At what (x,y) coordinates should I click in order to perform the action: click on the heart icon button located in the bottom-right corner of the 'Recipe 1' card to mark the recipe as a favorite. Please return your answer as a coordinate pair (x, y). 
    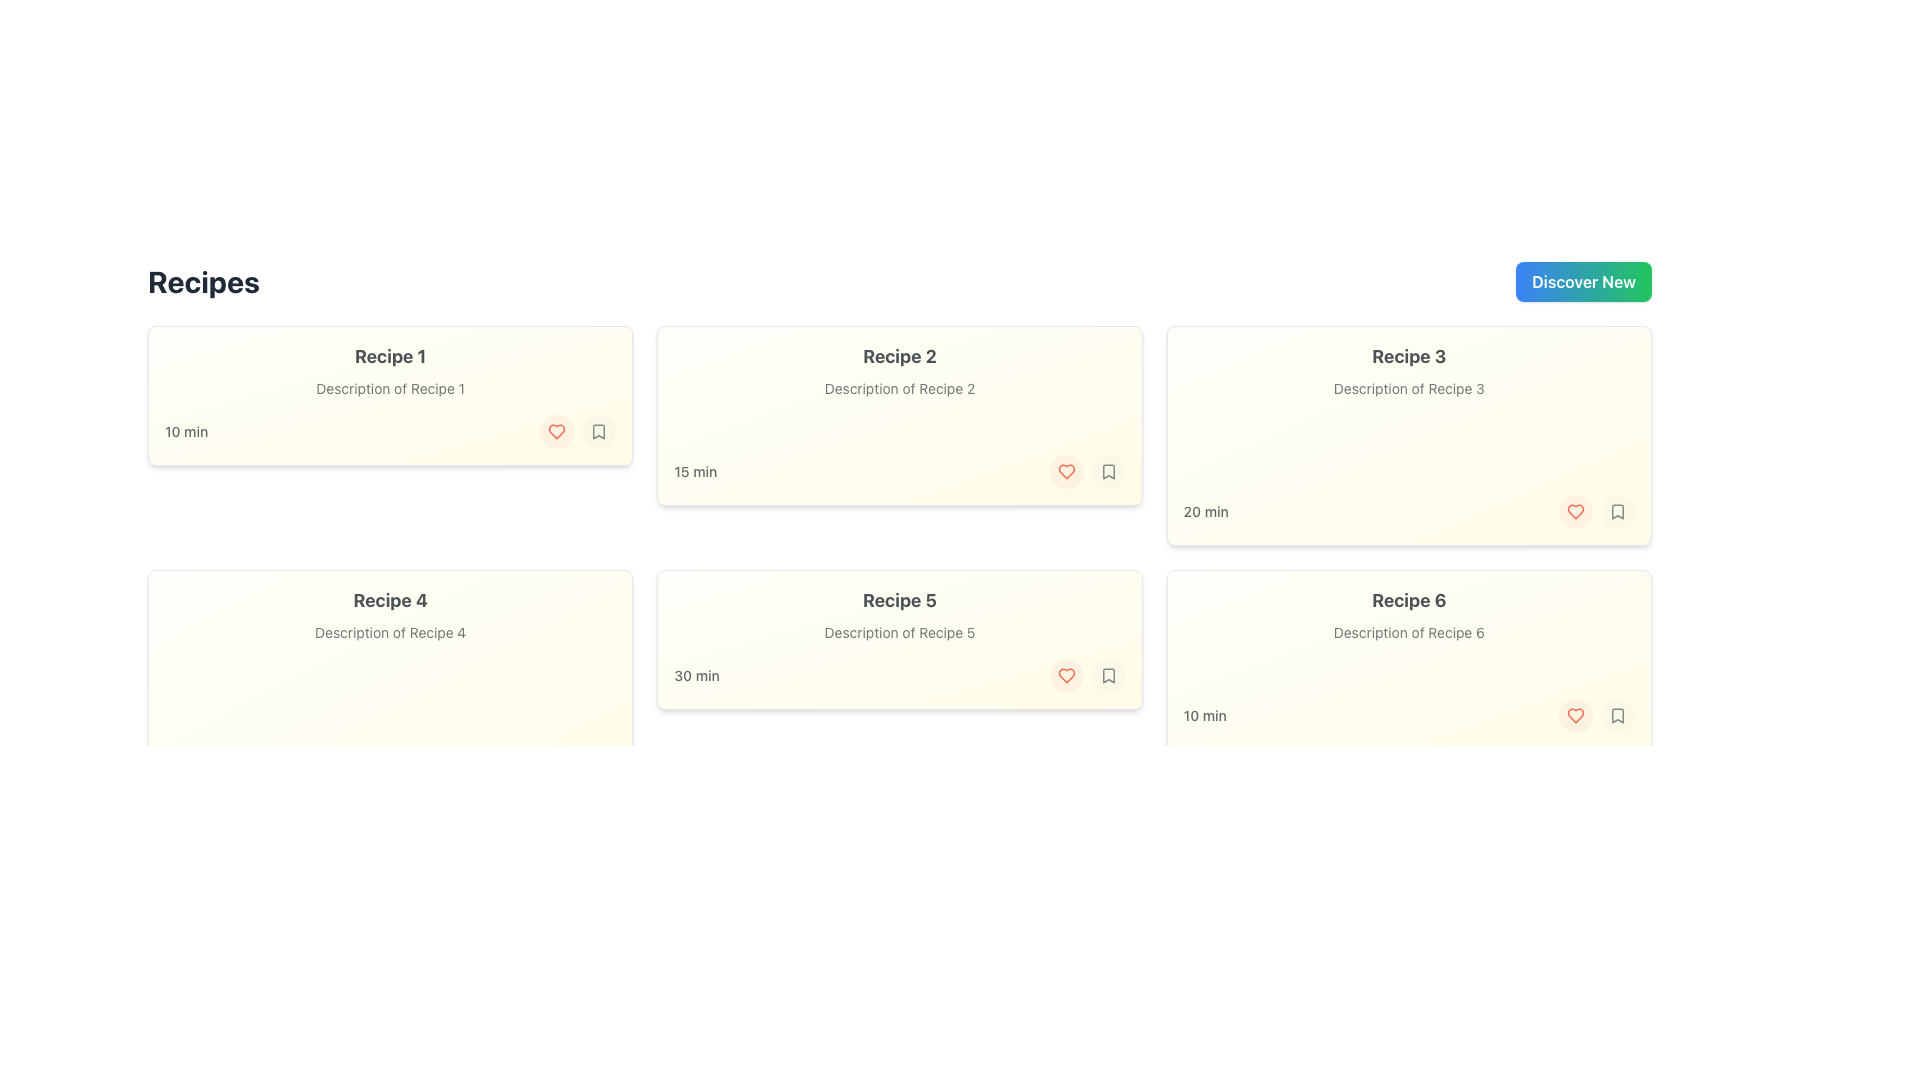
    Looking at the image, I should click on (556, 431).